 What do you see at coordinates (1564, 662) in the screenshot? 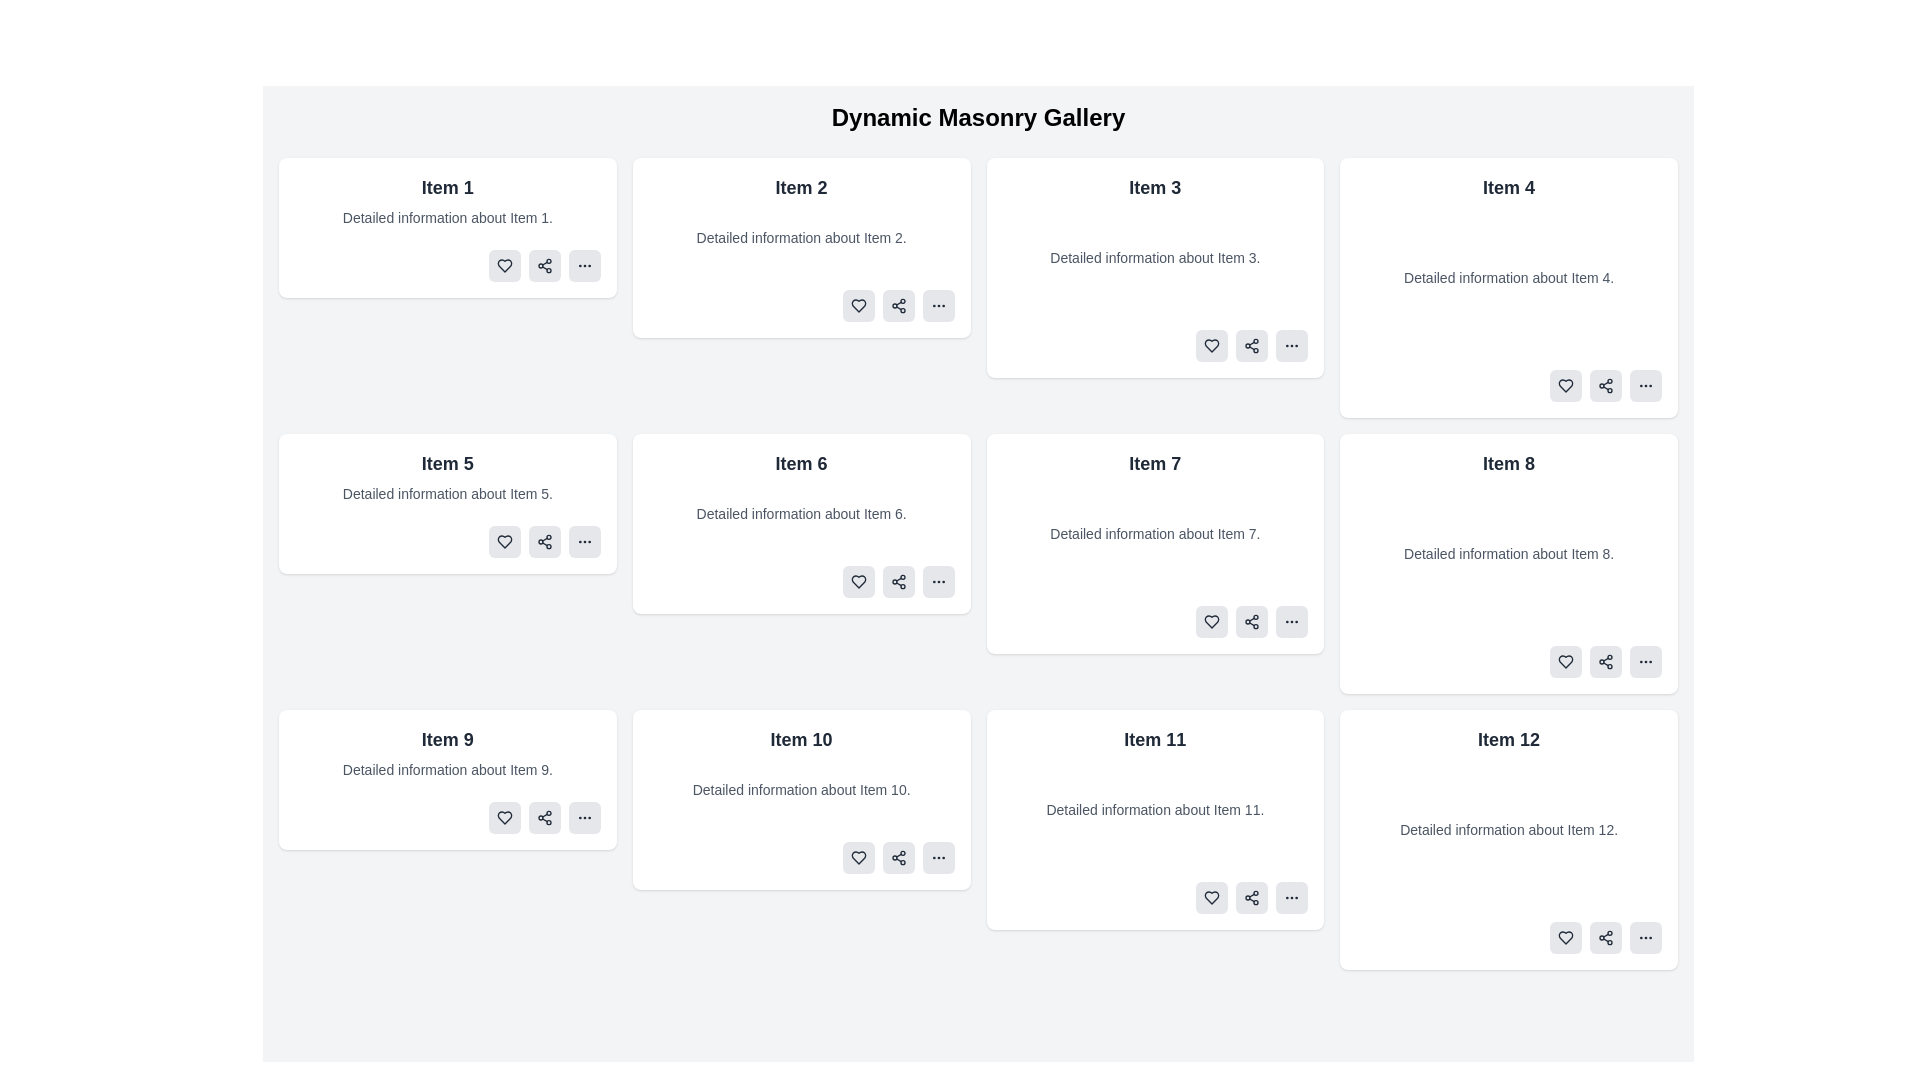
I see `the heart-shaped like button located in the bottom-right section of the card UI for 'Item 8'` at bounding box center [1564, 662].